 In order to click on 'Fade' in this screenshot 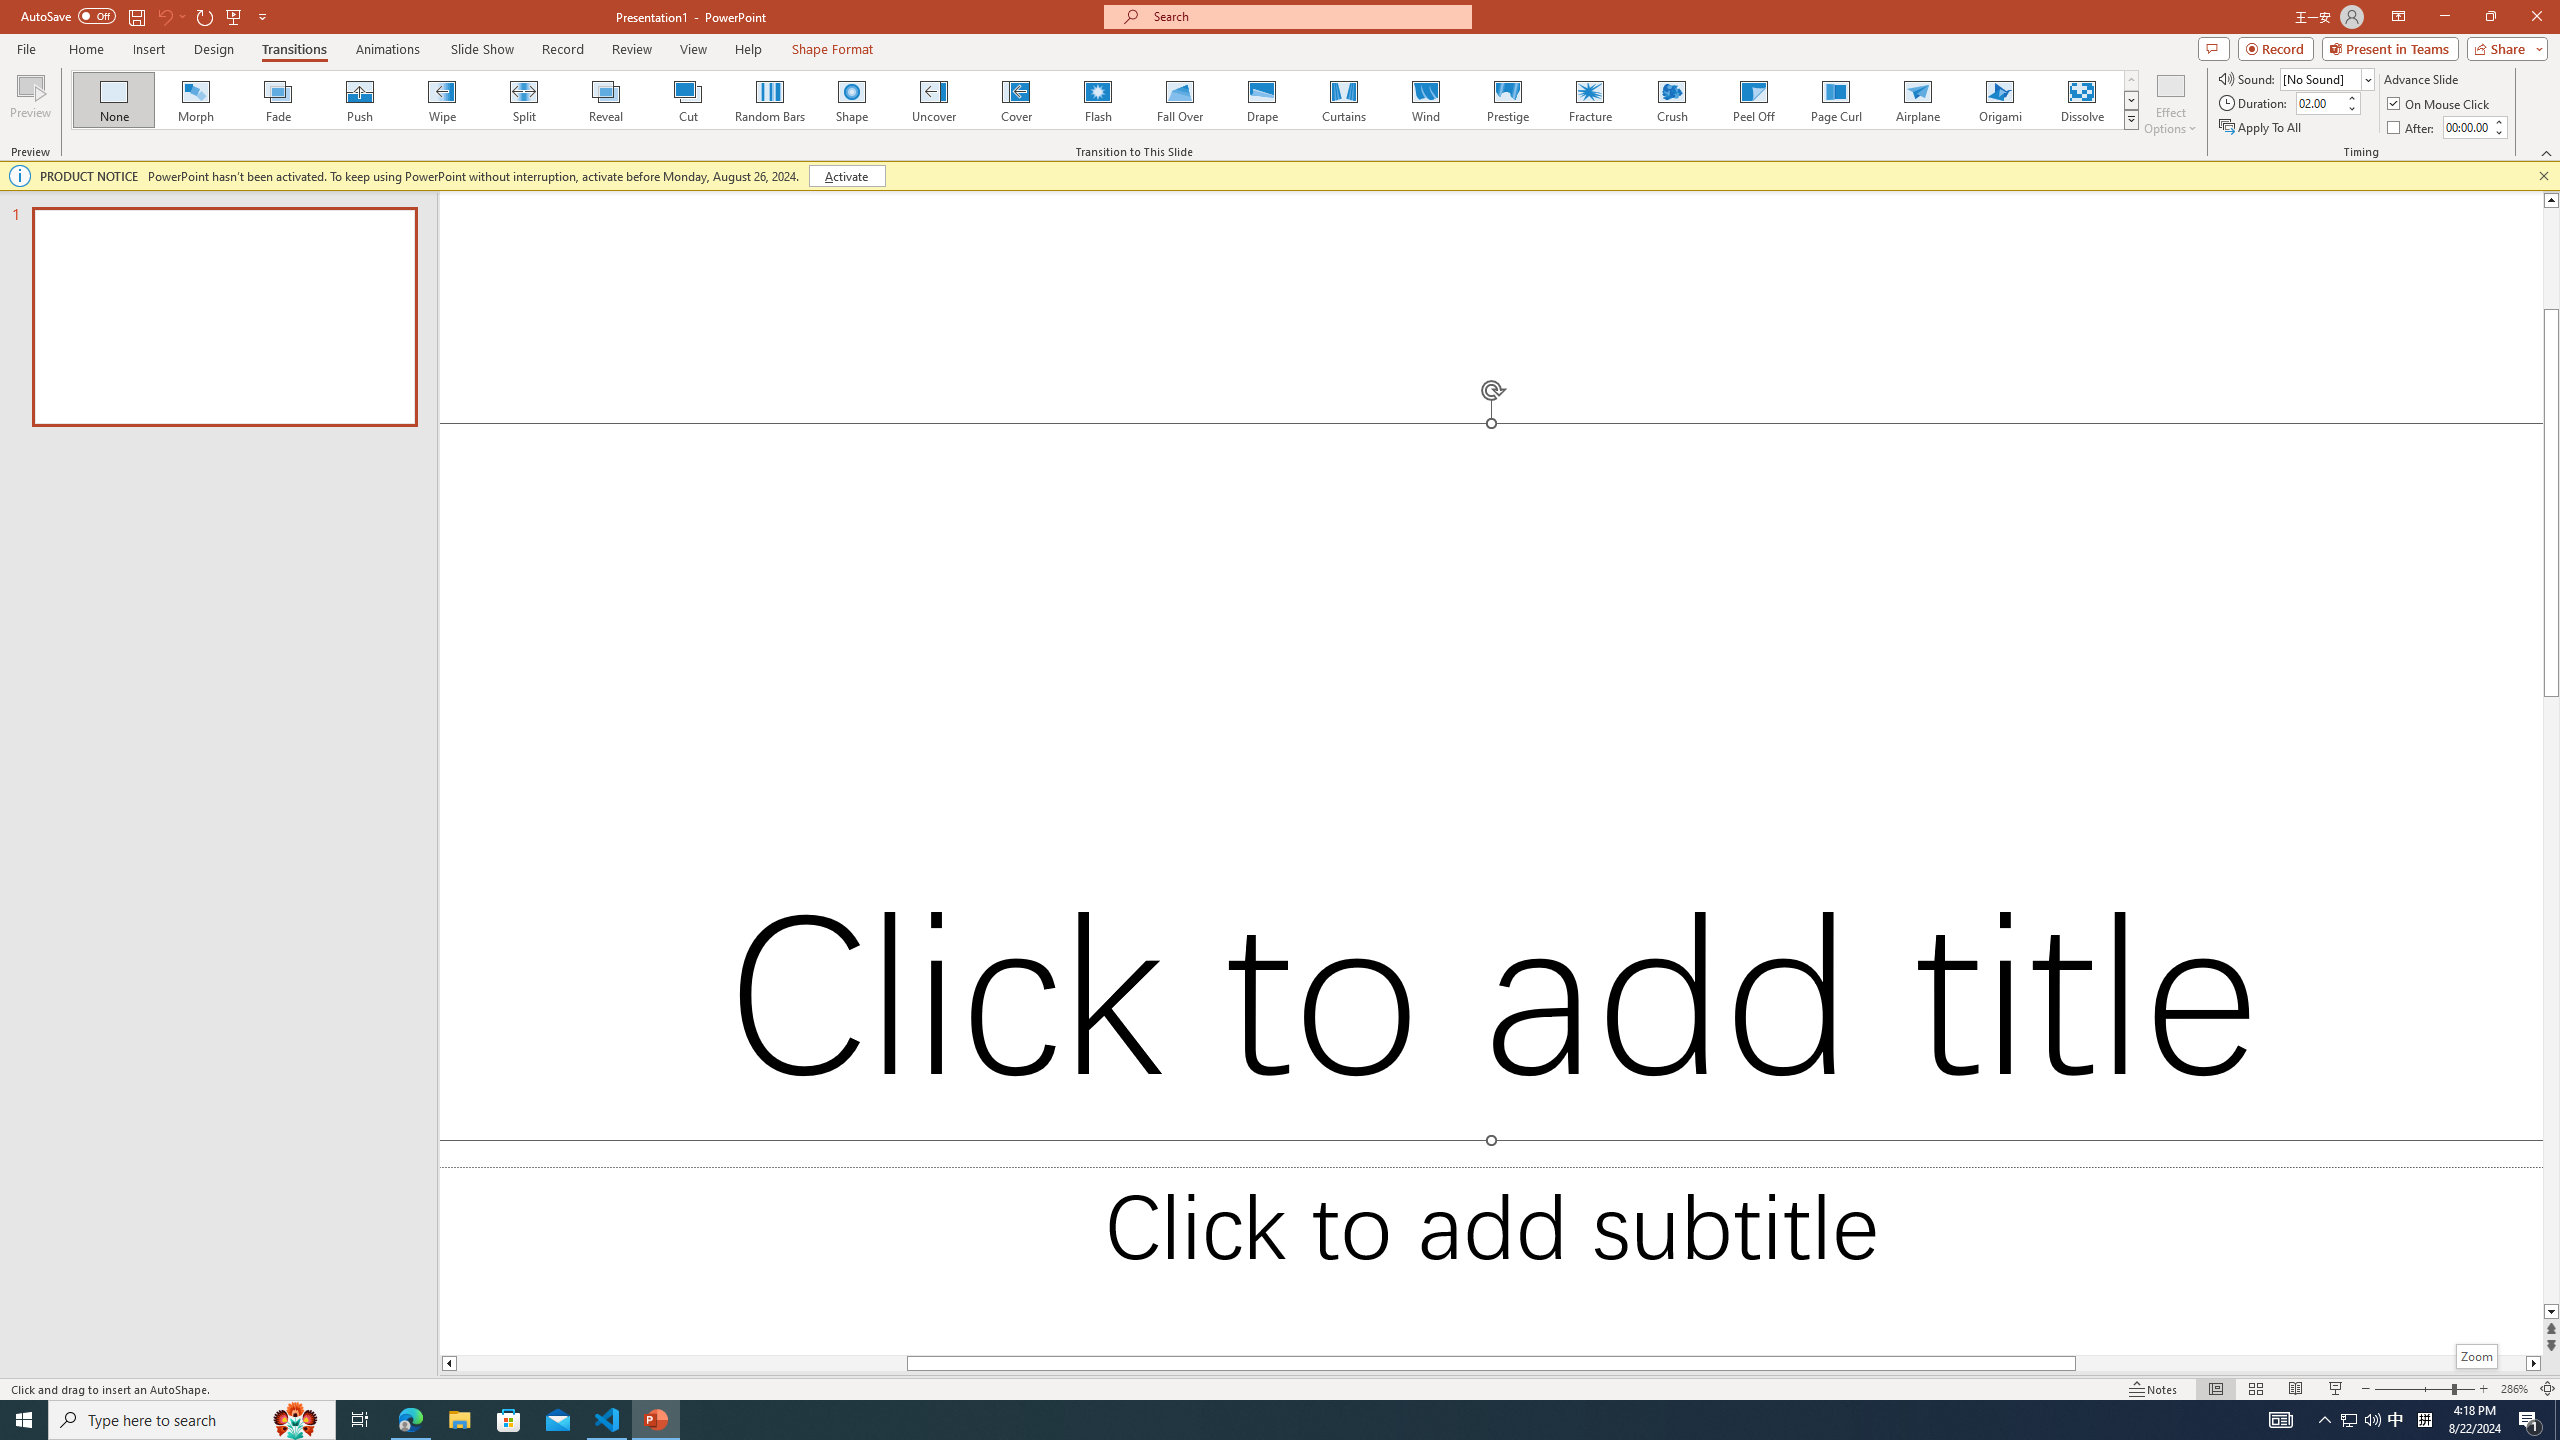, I will do `click(278, 99)`.